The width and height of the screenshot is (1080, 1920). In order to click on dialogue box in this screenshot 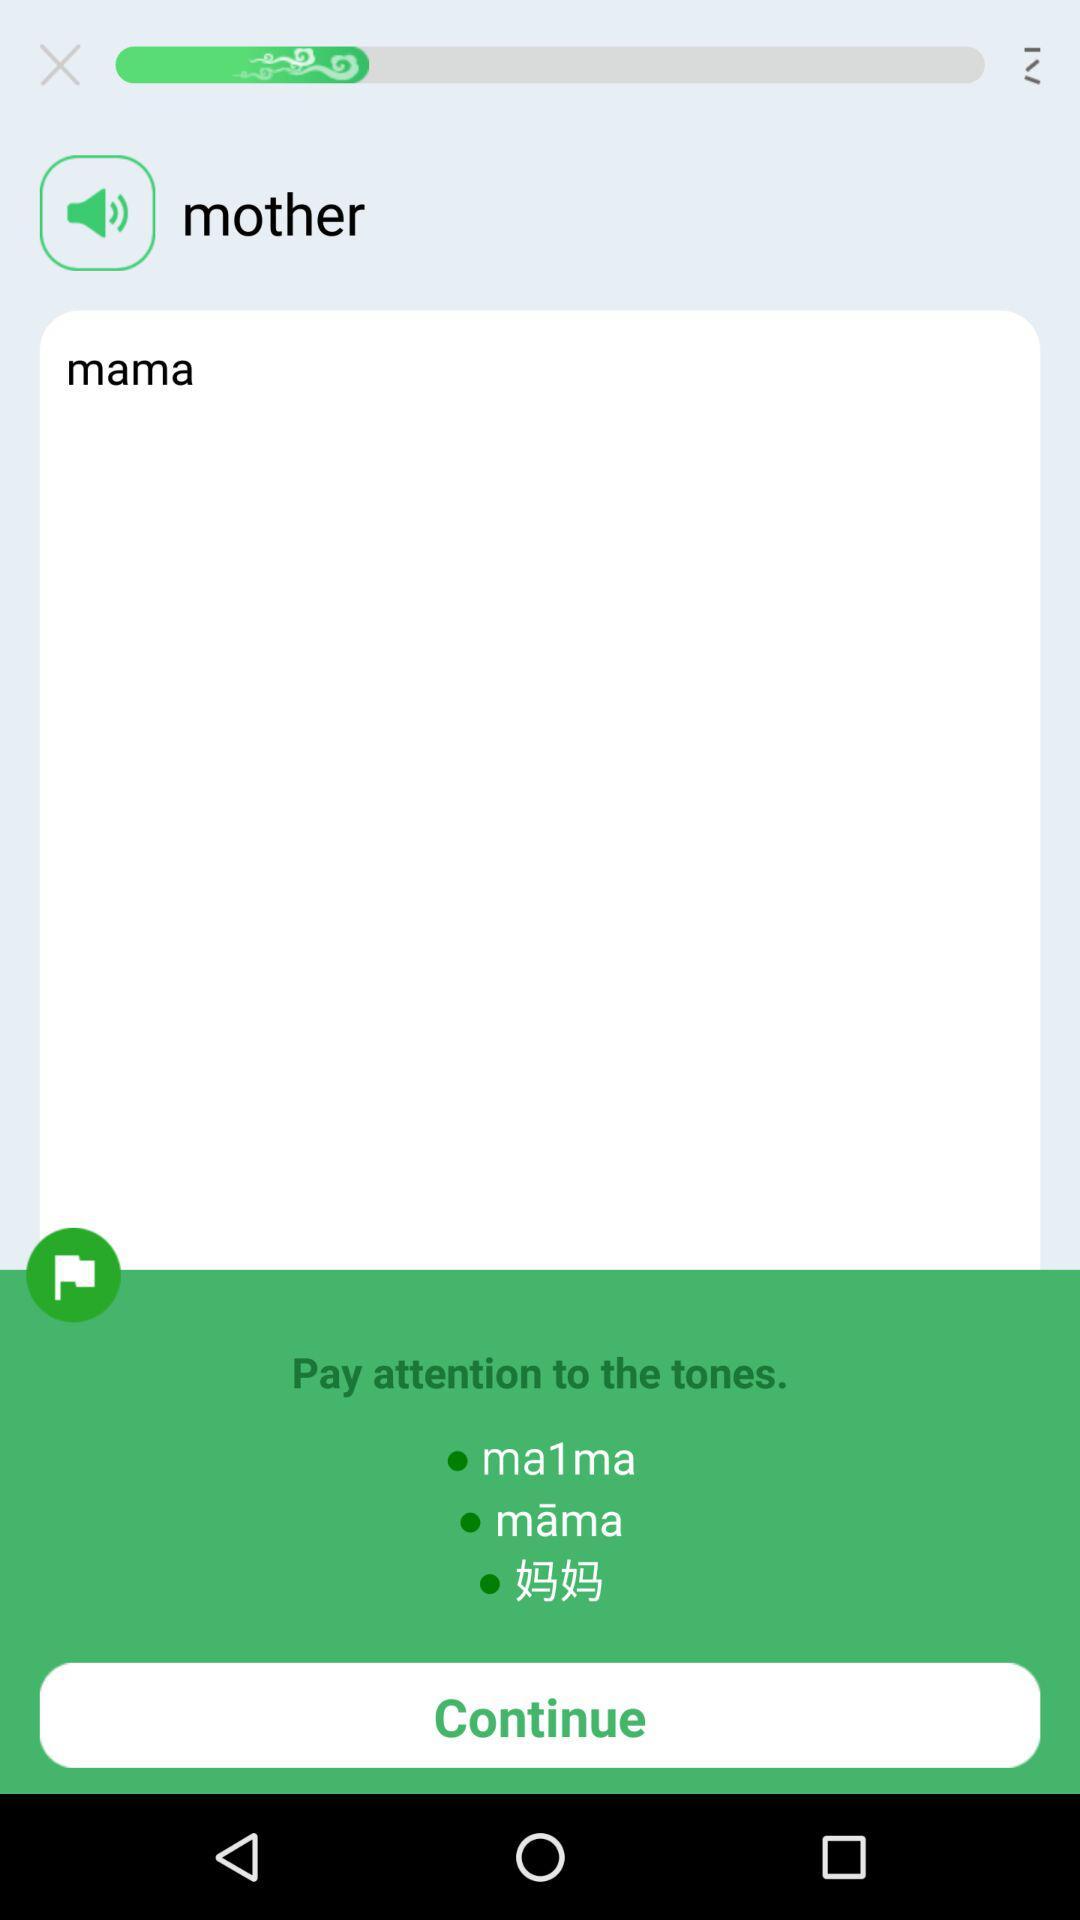, I will do `click(67, 64)`.